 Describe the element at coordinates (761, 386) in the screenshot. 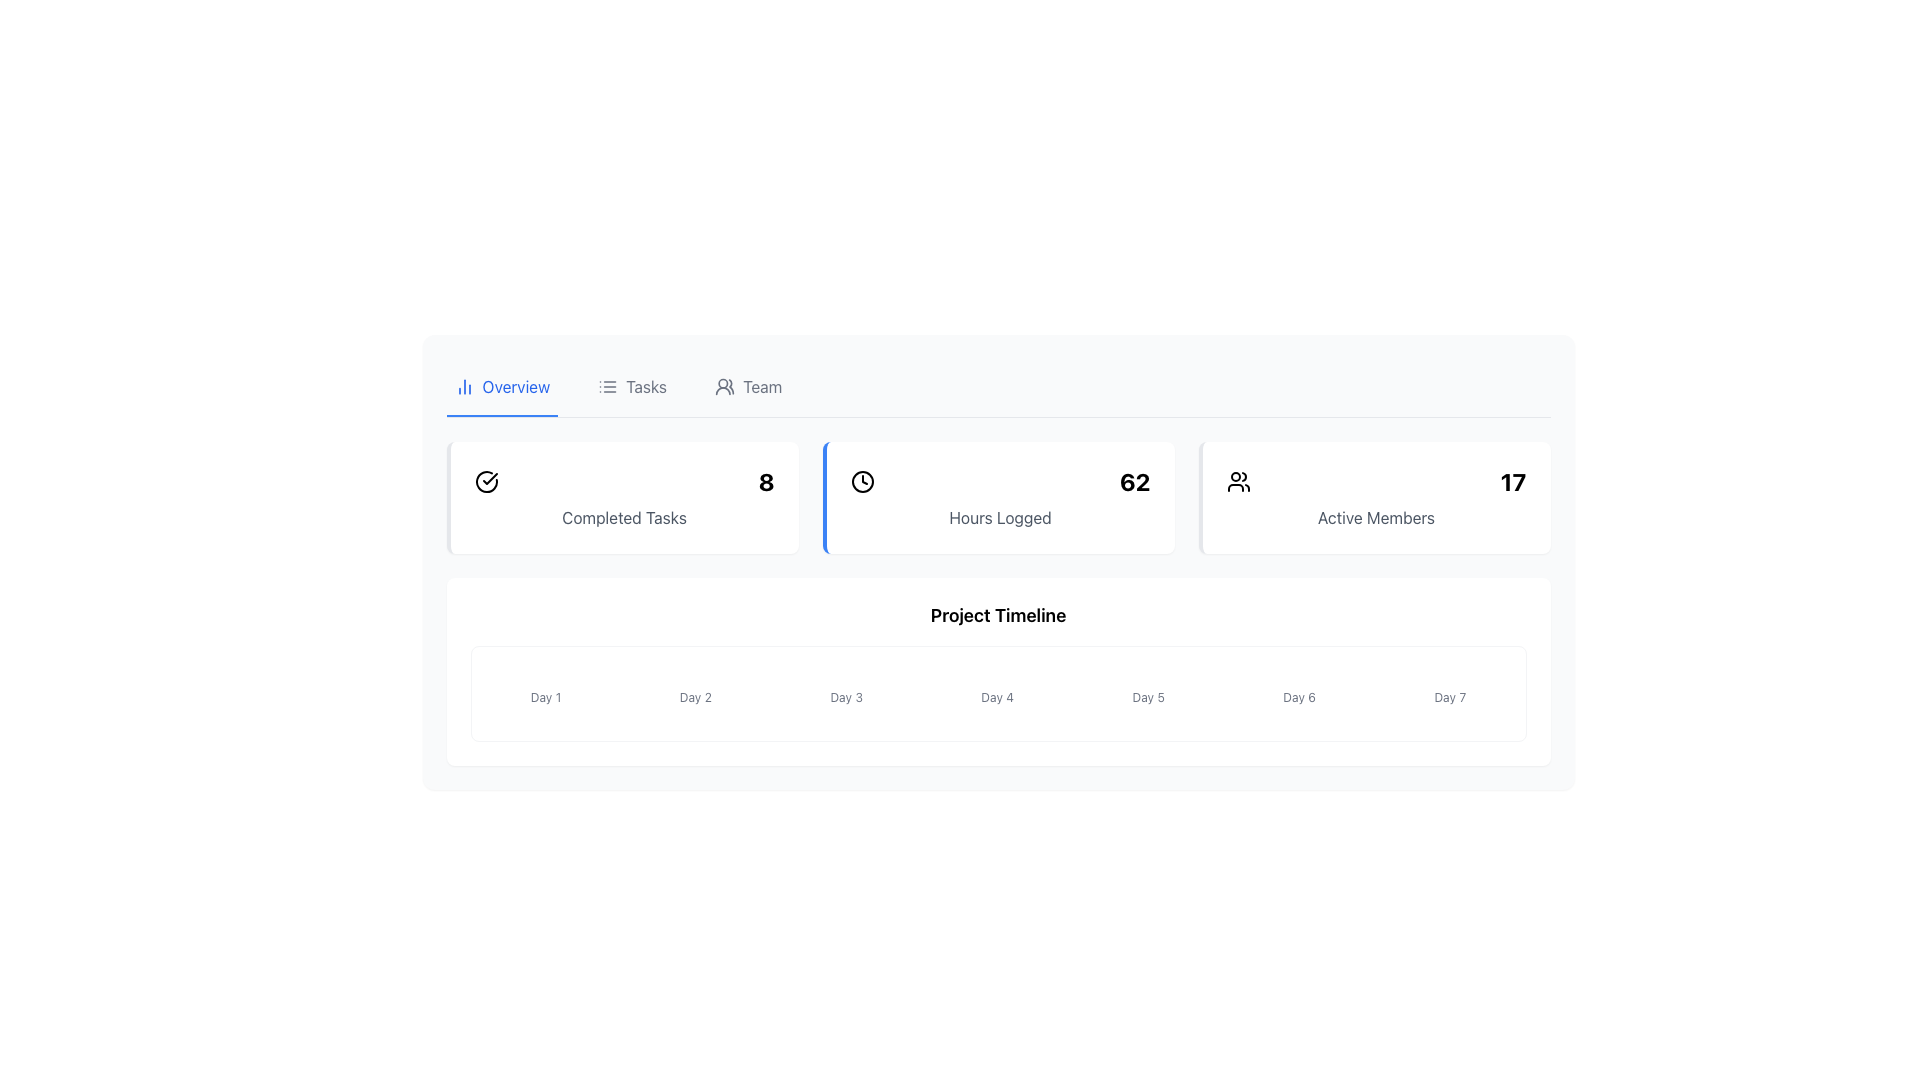

I see `'Team' label located in the top navigation bar, adjacent to the 'Tasks' label and a group icon` at that location.